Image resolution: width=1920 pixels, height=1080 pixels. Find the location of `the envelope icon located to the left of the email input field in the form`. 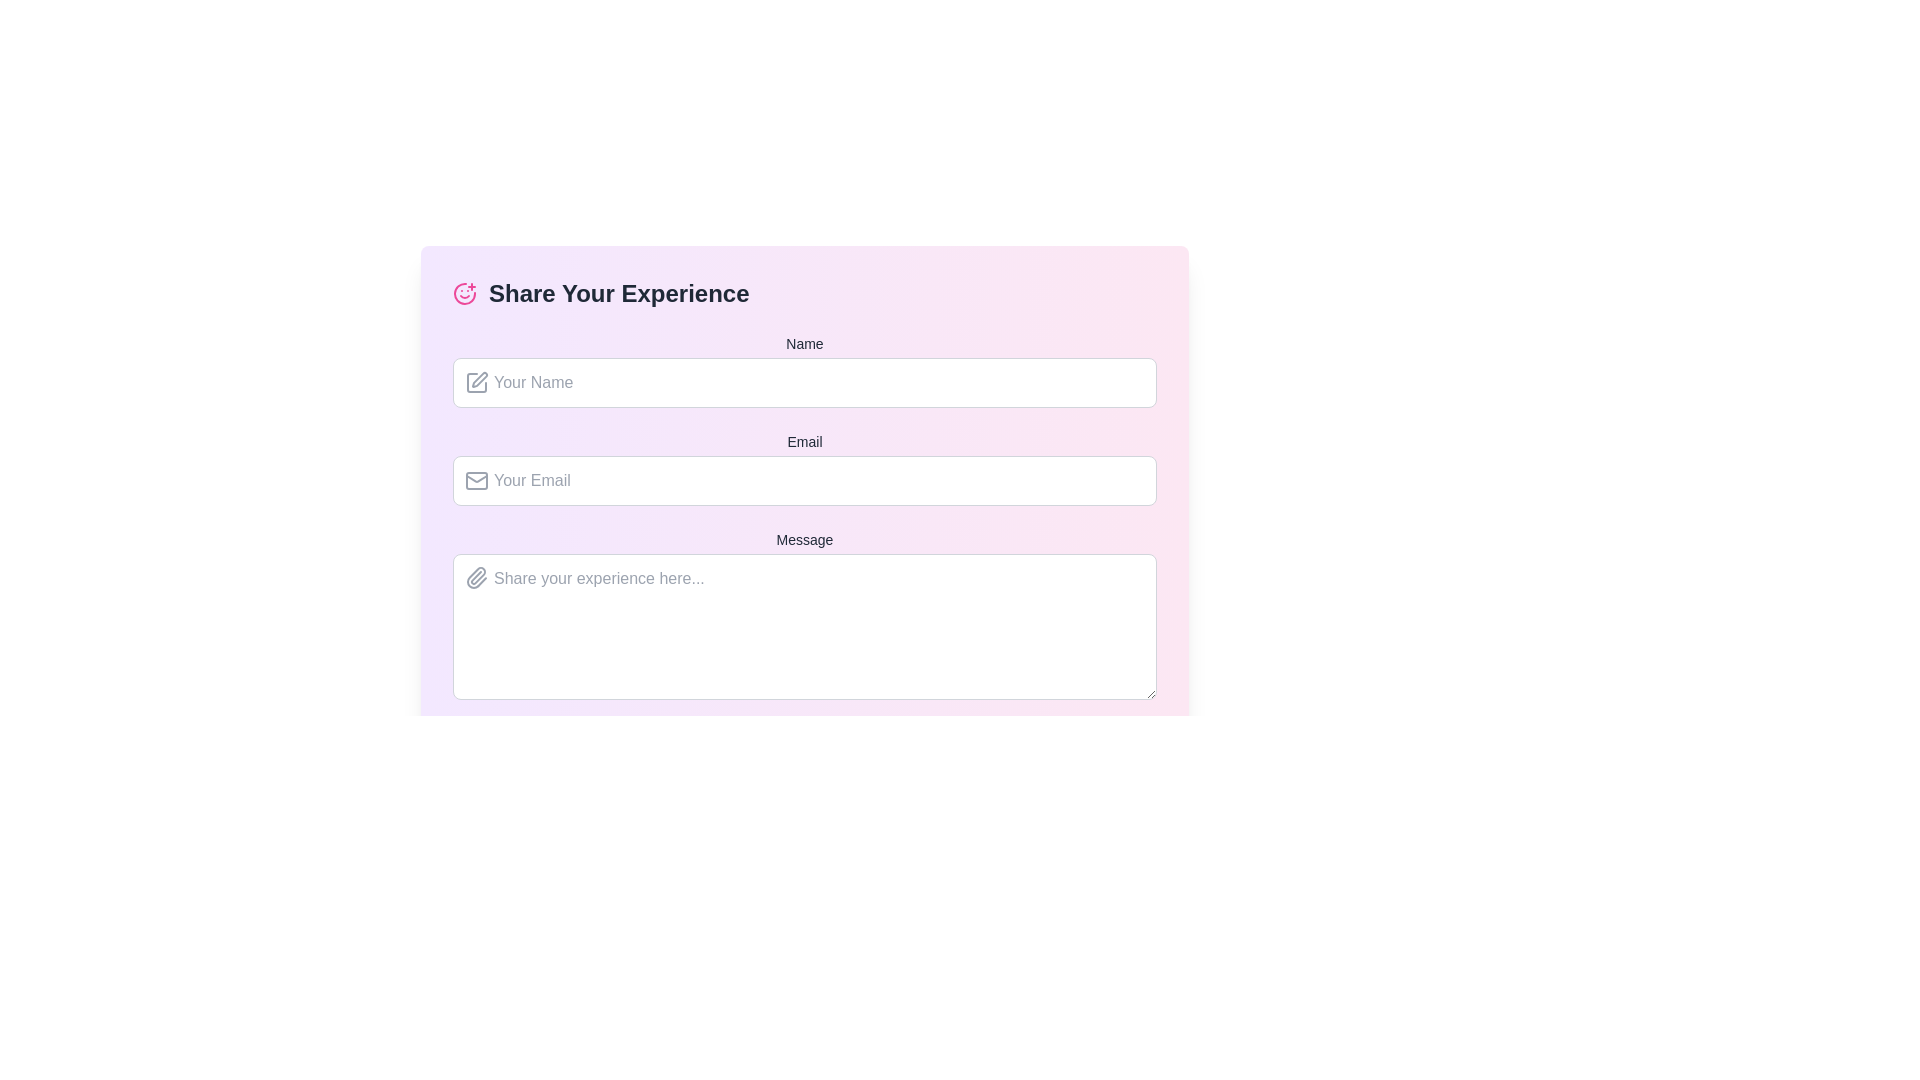

the envelope icon located to the left of the email input field in the form is located at coordinates (475, 481).